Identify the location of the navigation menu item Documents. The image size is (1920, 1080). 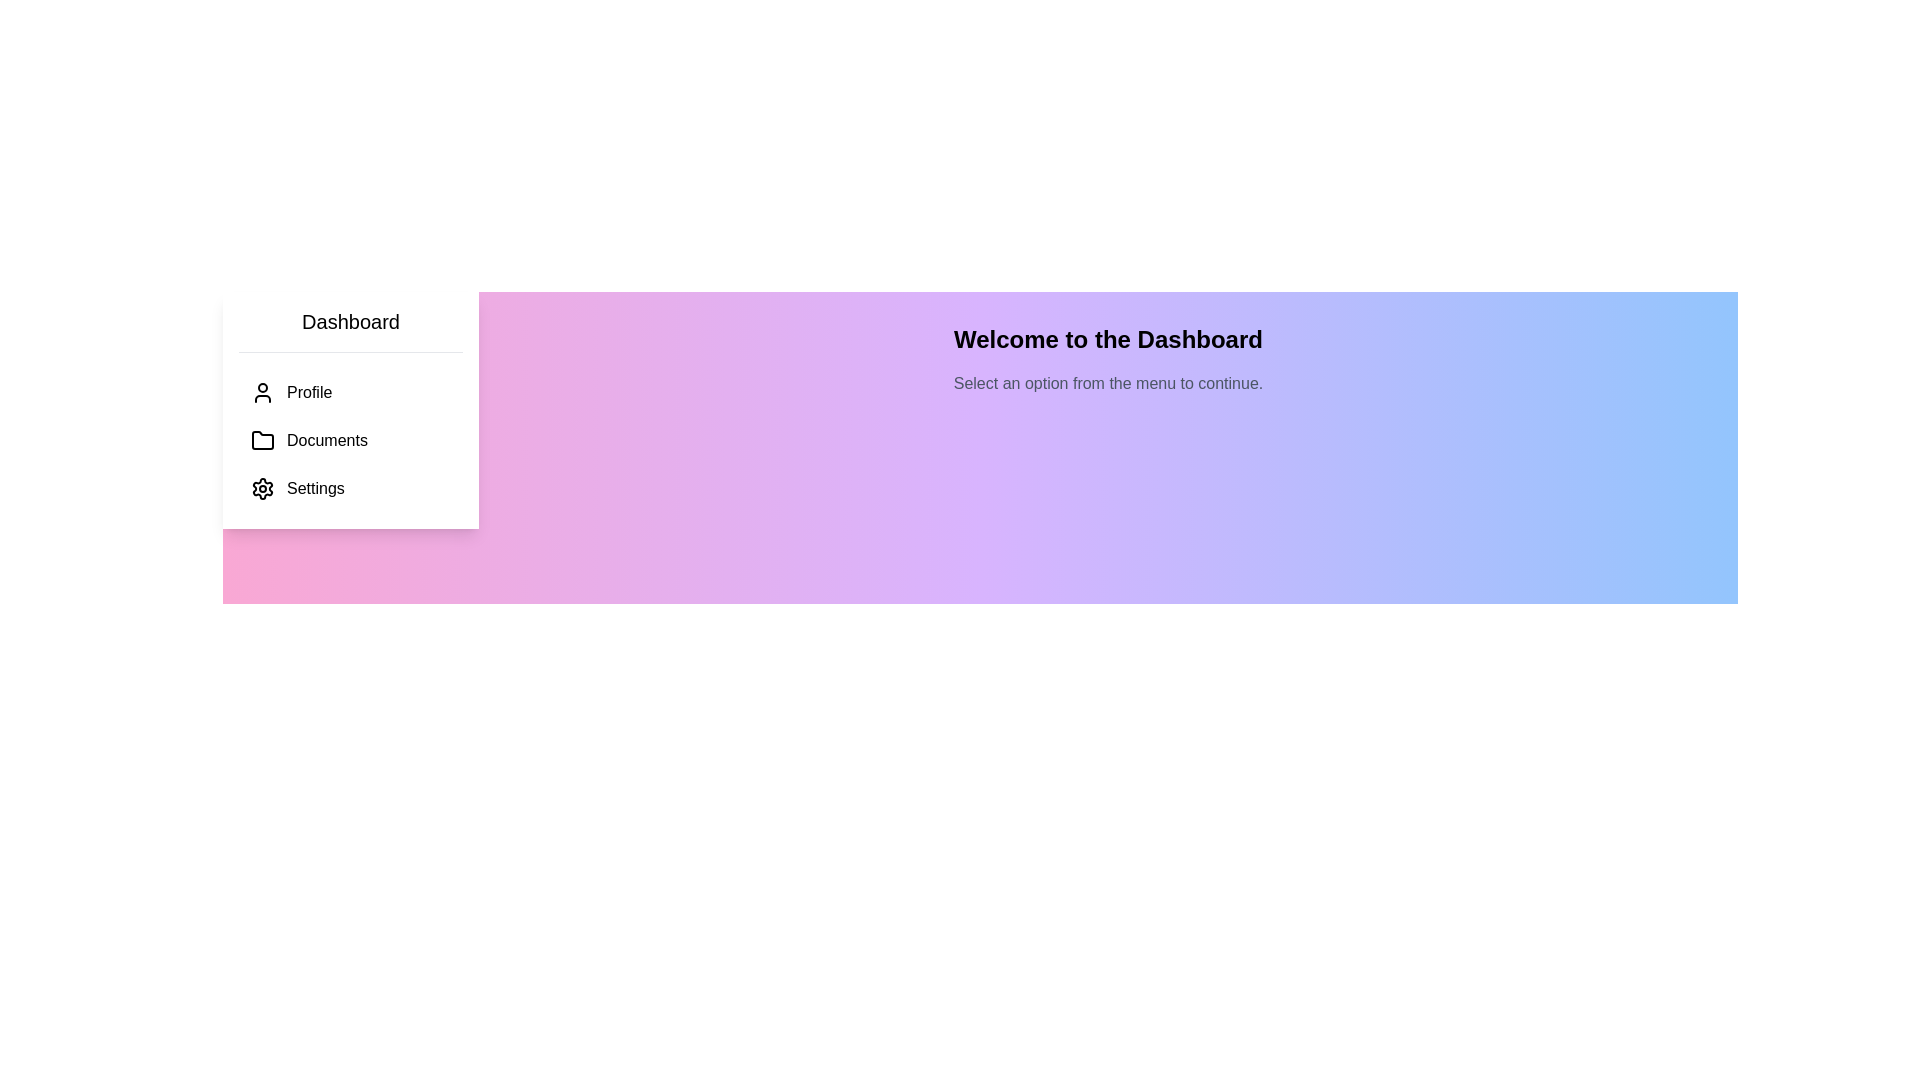
(350, 439).